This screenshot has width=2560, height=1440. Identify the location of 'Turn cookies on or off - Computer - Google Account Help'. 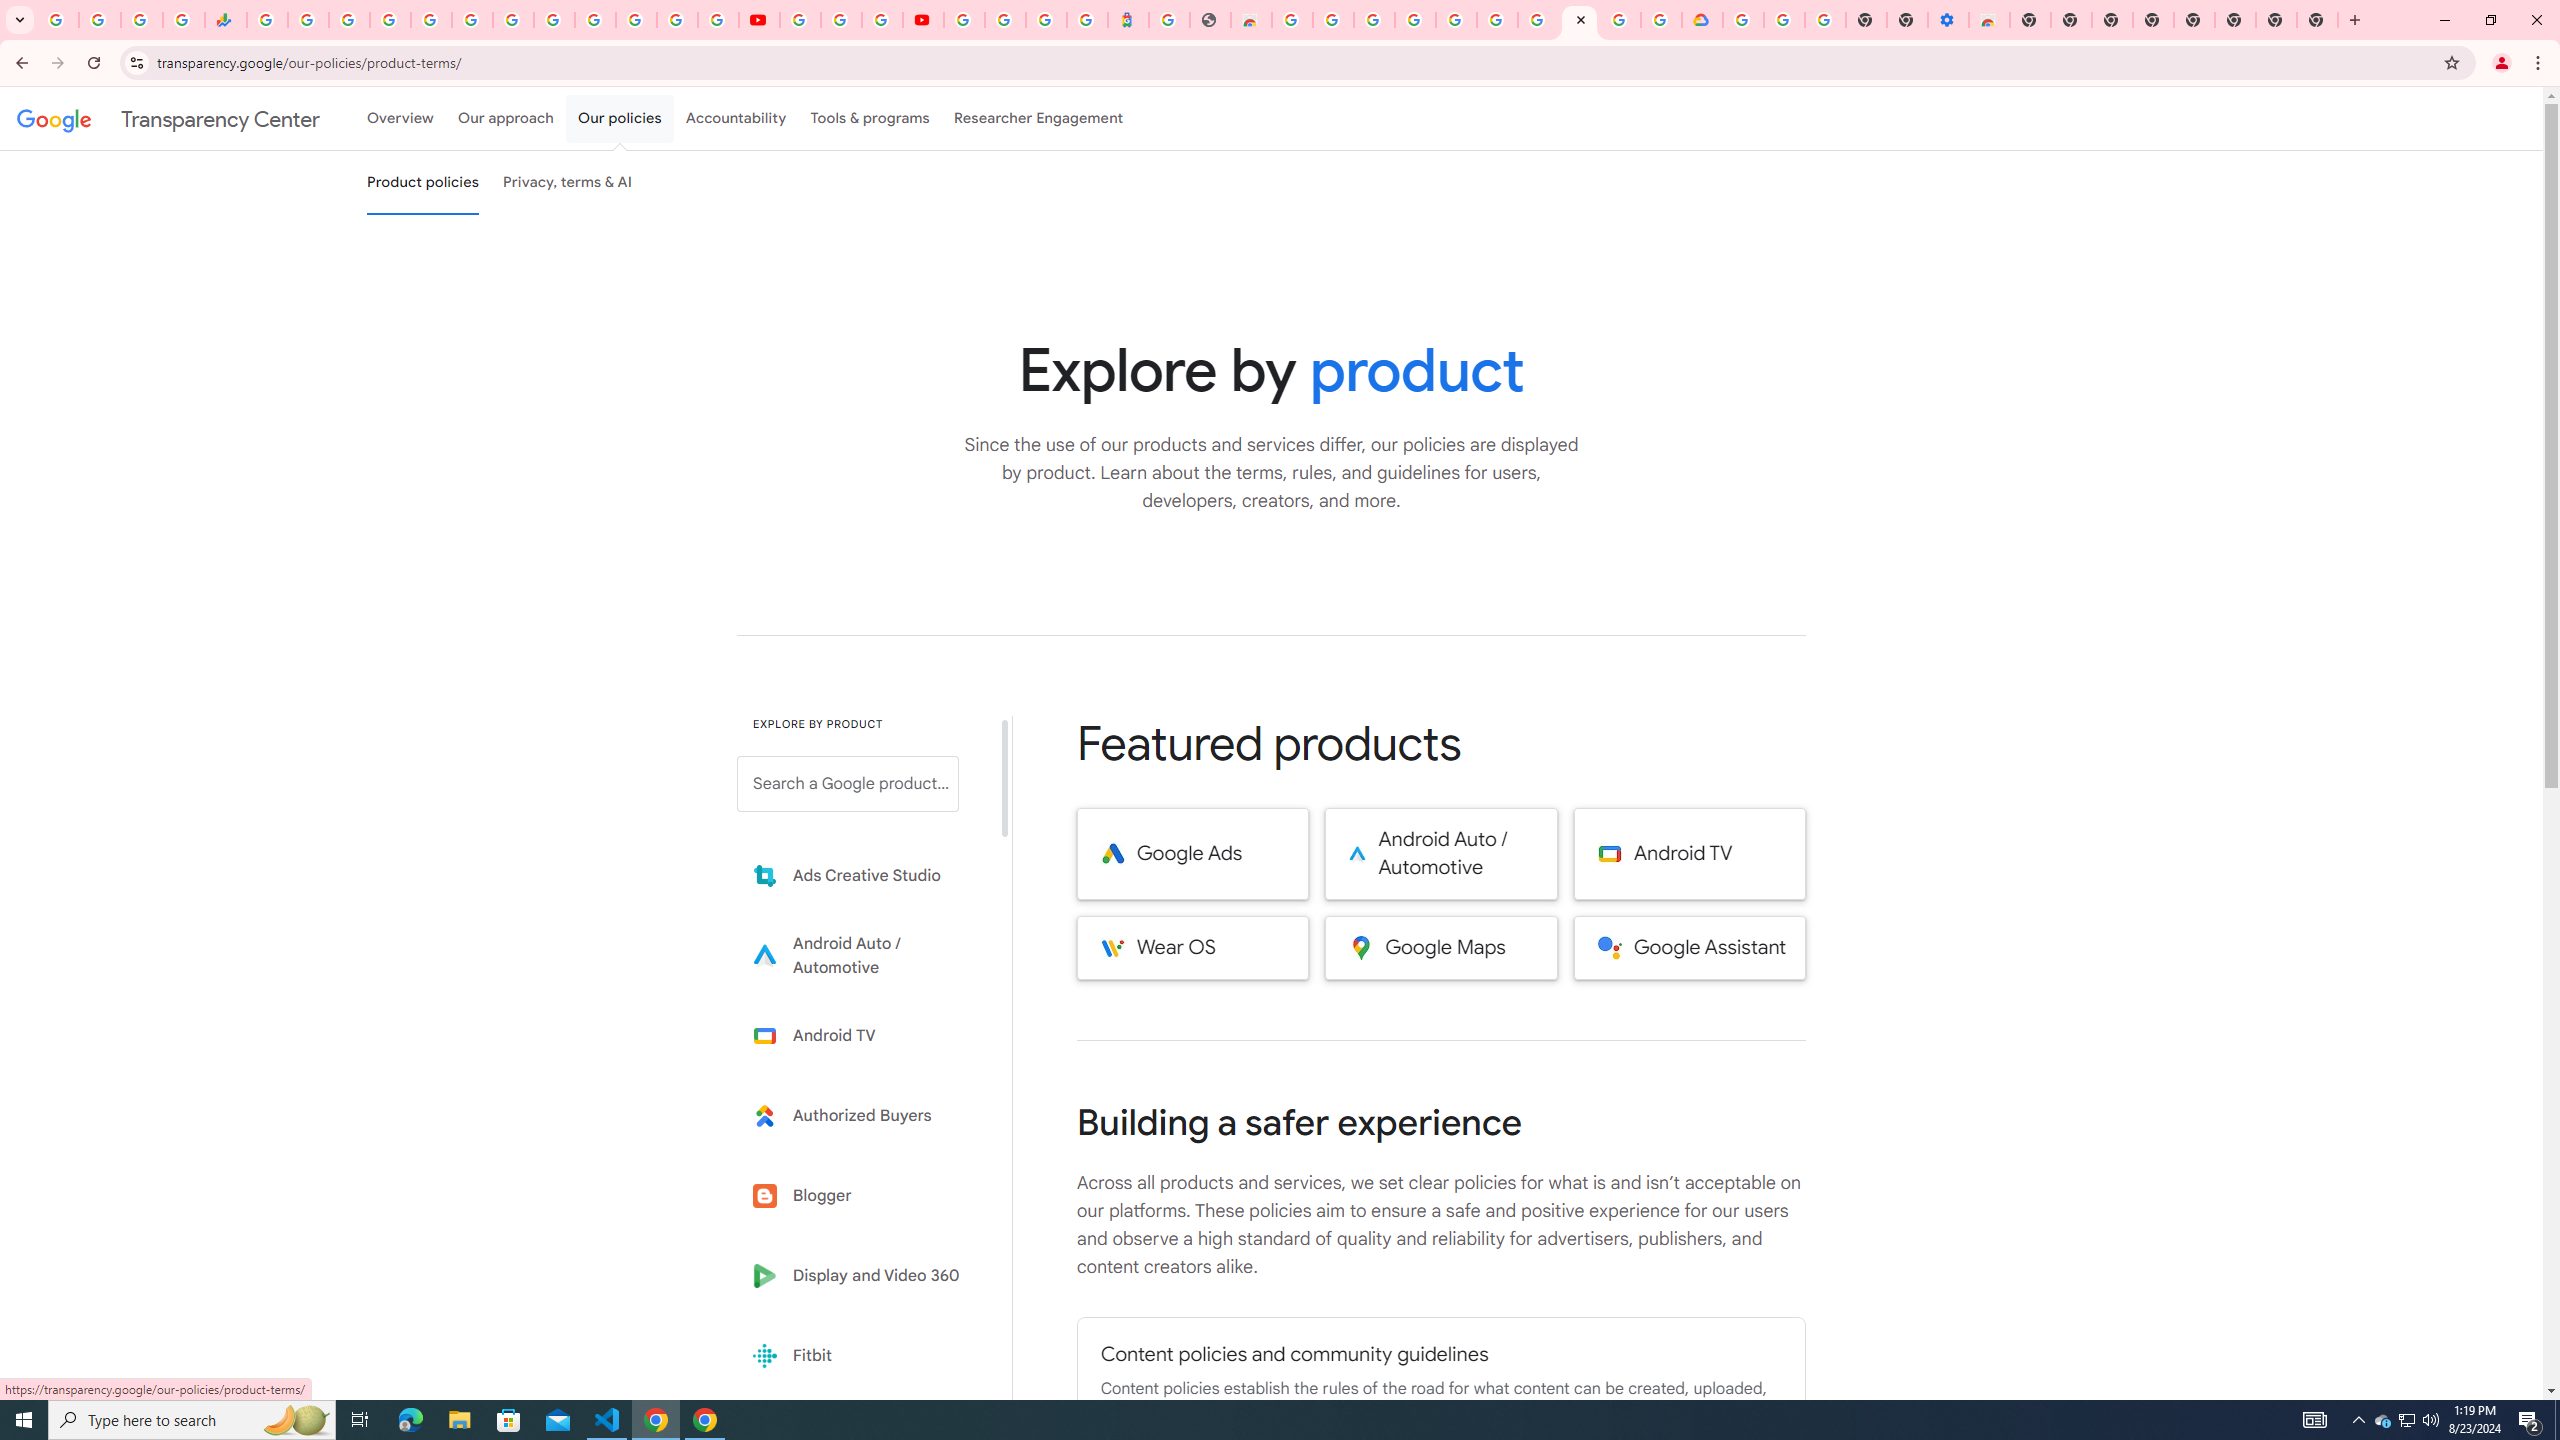
(1826, 19).